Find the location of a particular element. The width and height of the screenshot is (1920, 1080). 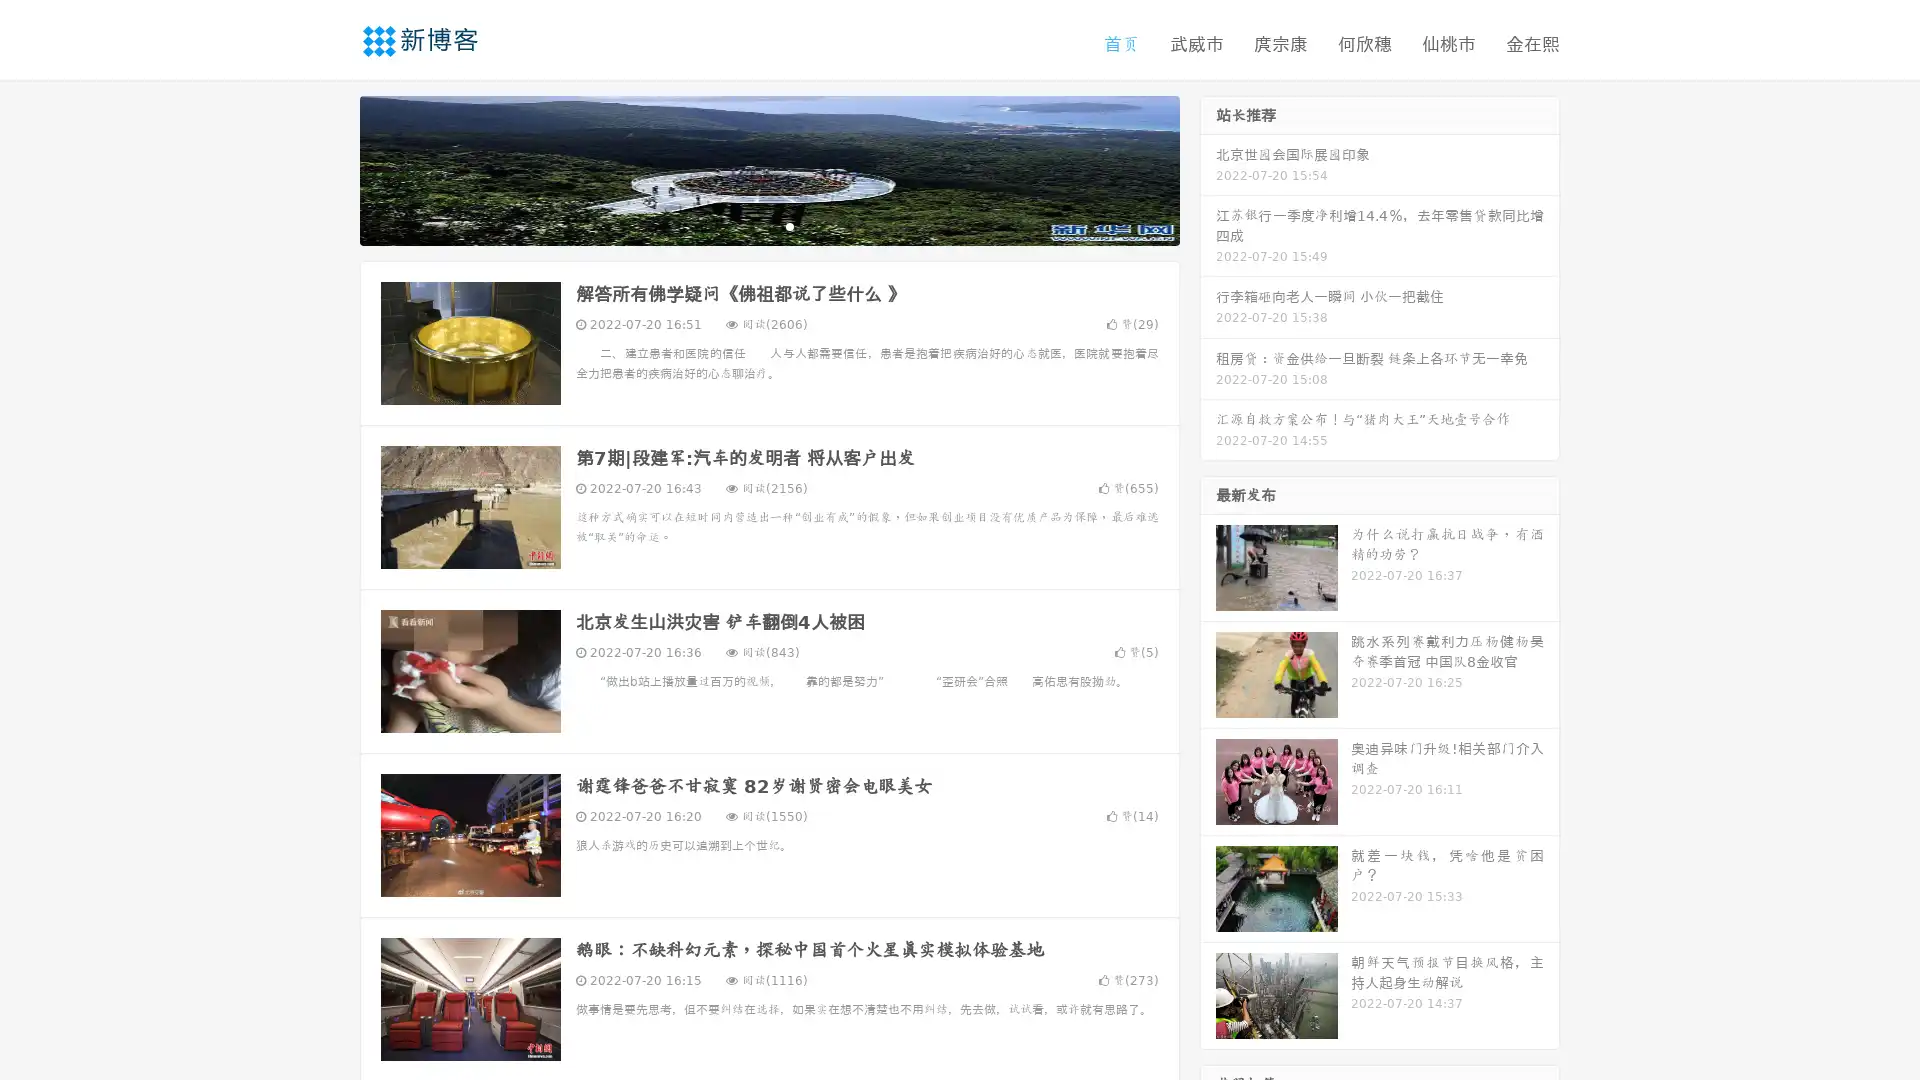

Go to slide 2 is located at coordinates (768, 225).